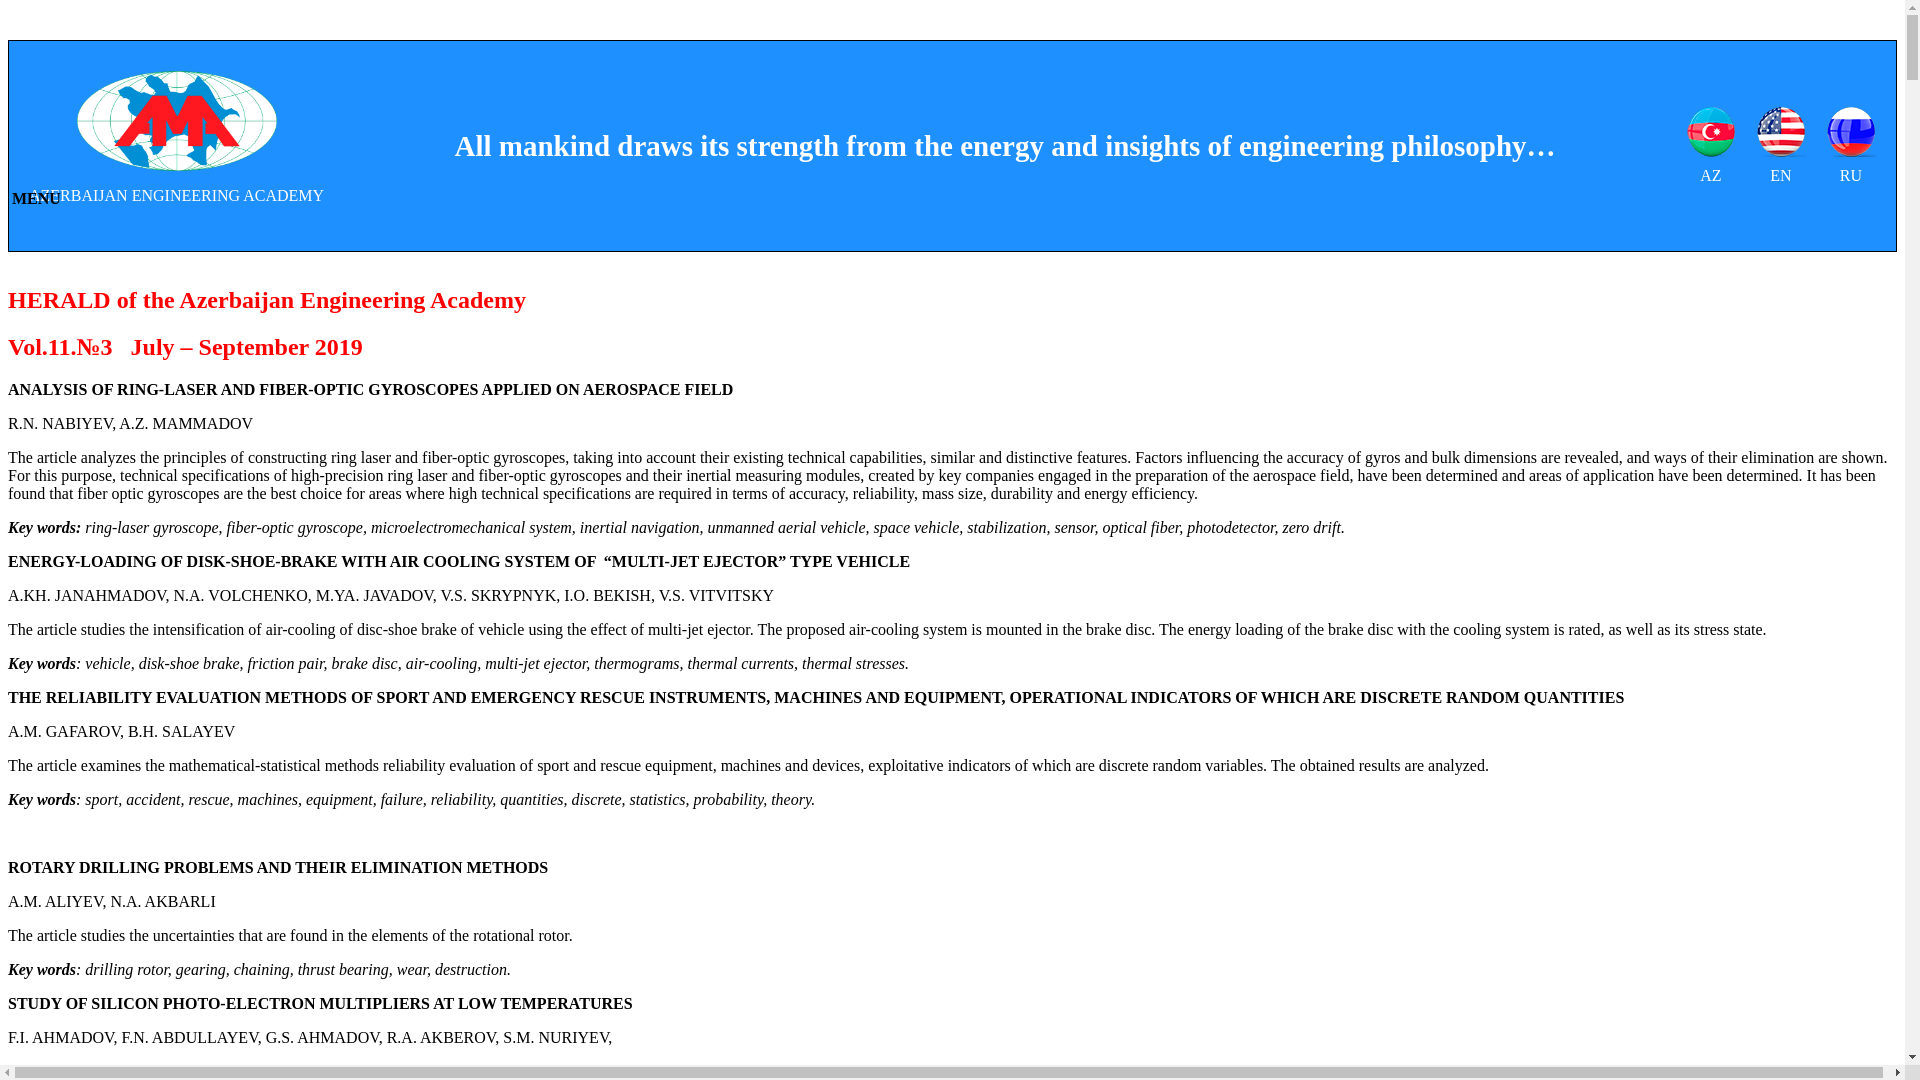 The height and width of the screenshot is (1080, 1920). I want to click on 'AZ', so click(1684, 145).